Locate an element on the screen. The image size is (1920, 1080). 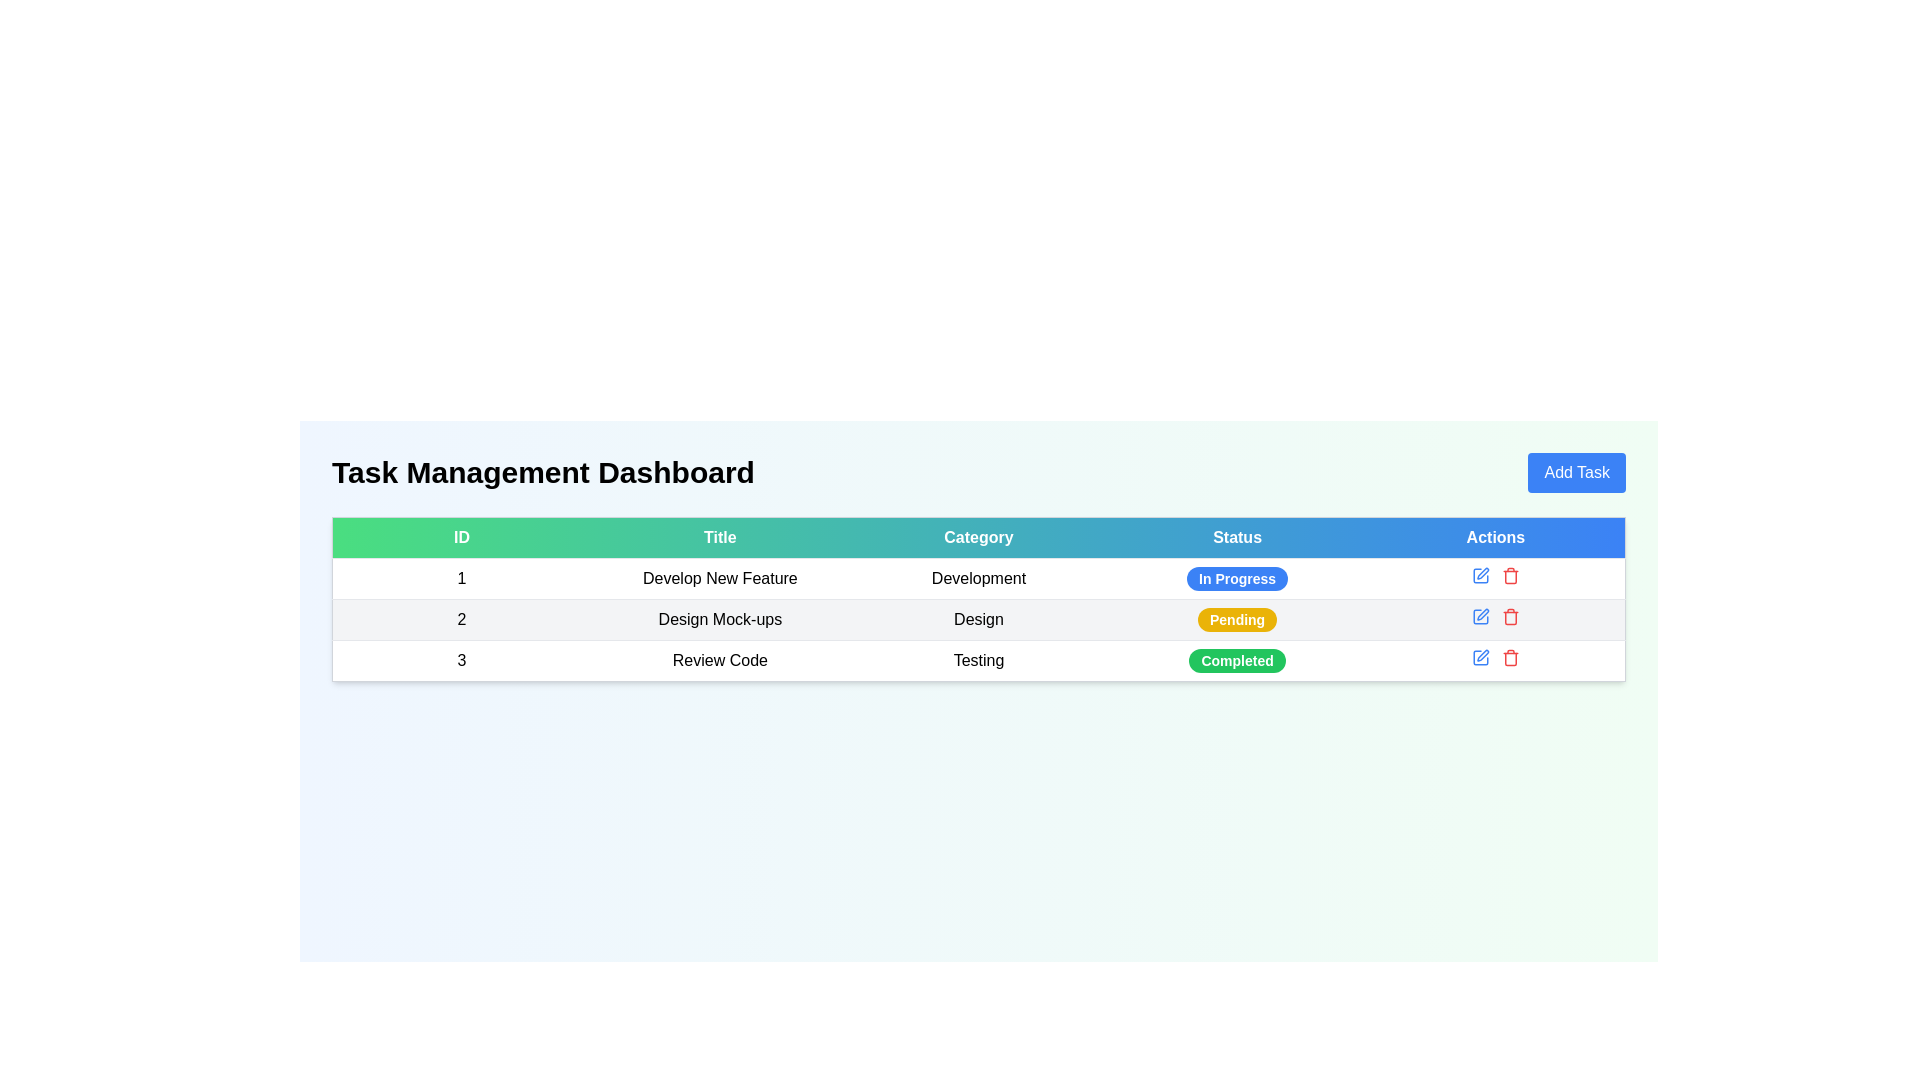
the delete button located in the 'Actions' column of the third row within the table is located at coordinates (1510, 575).